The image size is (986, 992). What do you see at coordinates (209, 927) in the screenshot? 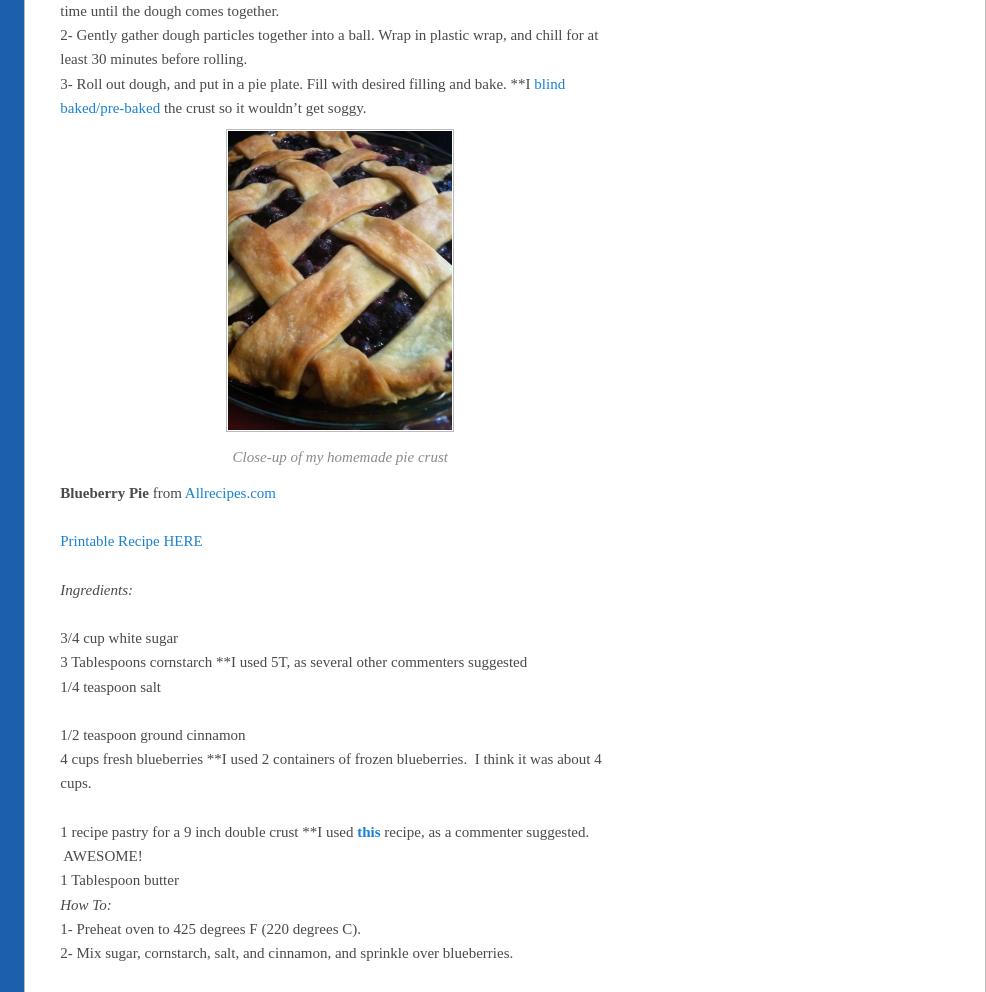
I see `'1- Preheat oven to 425 degrees F (220 degrees C).'` at bounding box center [209, 927].